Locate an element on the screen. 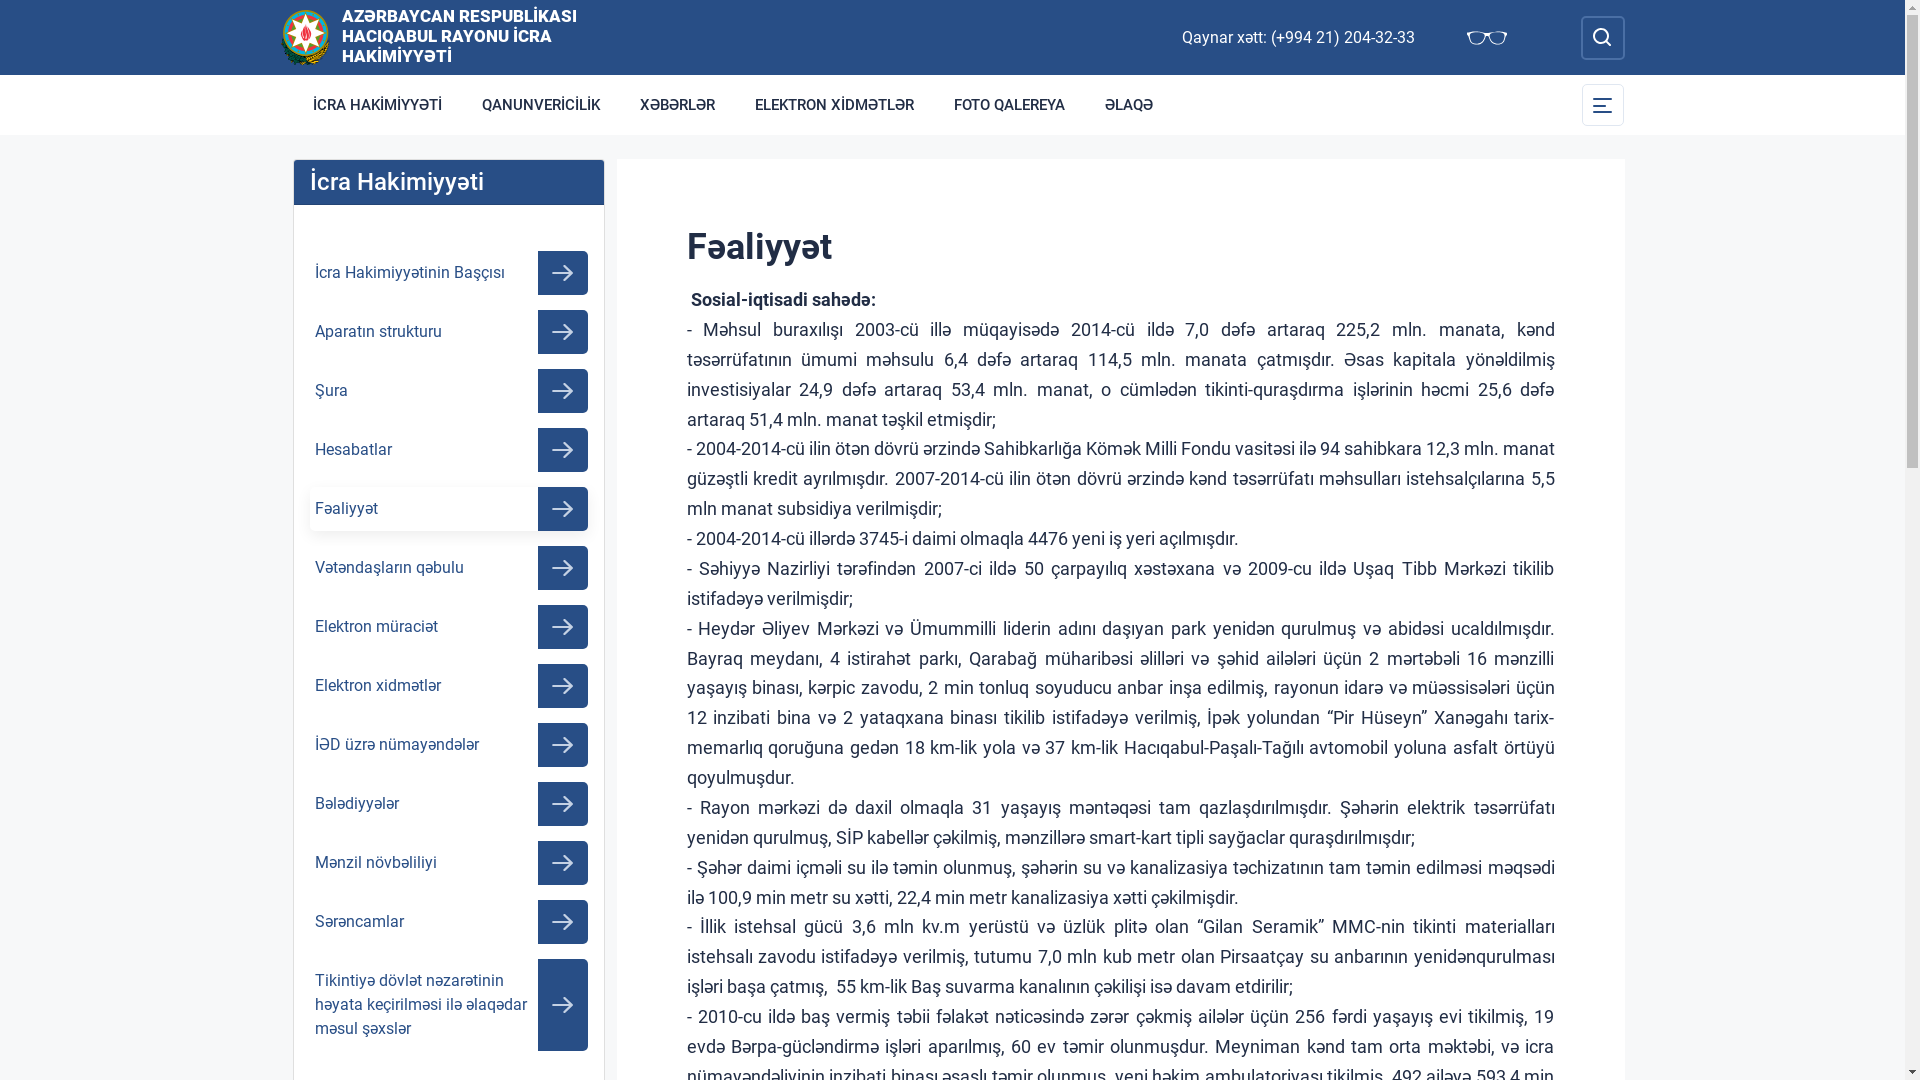 The width and height of the screenshot is (1920, 1080). 'FOTO QALEREYA' is located at coordinates (1009, 104).